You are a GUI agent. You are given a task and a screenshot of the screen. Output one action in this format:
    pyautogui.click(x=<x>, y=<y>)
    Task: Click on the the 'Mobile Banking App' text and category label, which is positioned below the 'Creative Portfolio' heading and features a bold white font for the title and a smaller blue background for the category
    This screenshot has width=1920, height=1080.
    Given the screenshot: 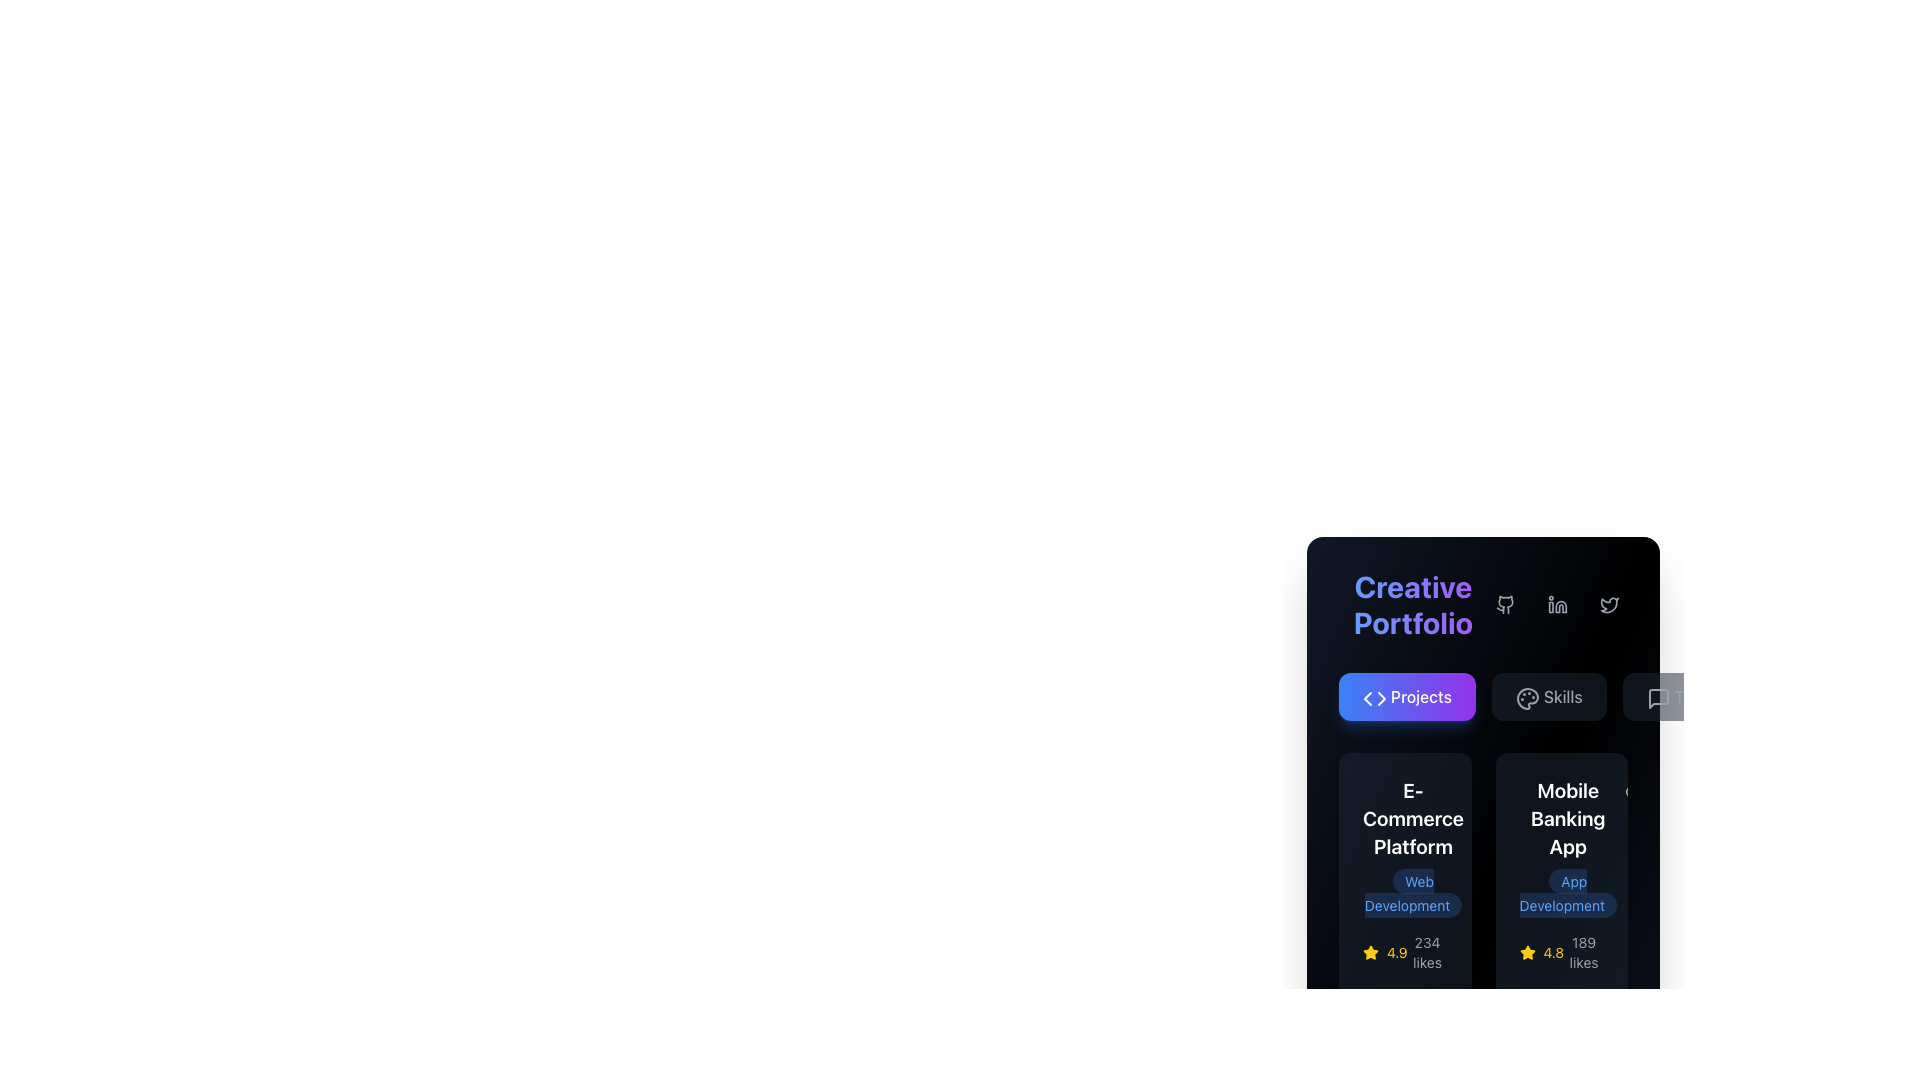 What is the action you would take?
    pyautogui.click(x=1567, y=847)
    